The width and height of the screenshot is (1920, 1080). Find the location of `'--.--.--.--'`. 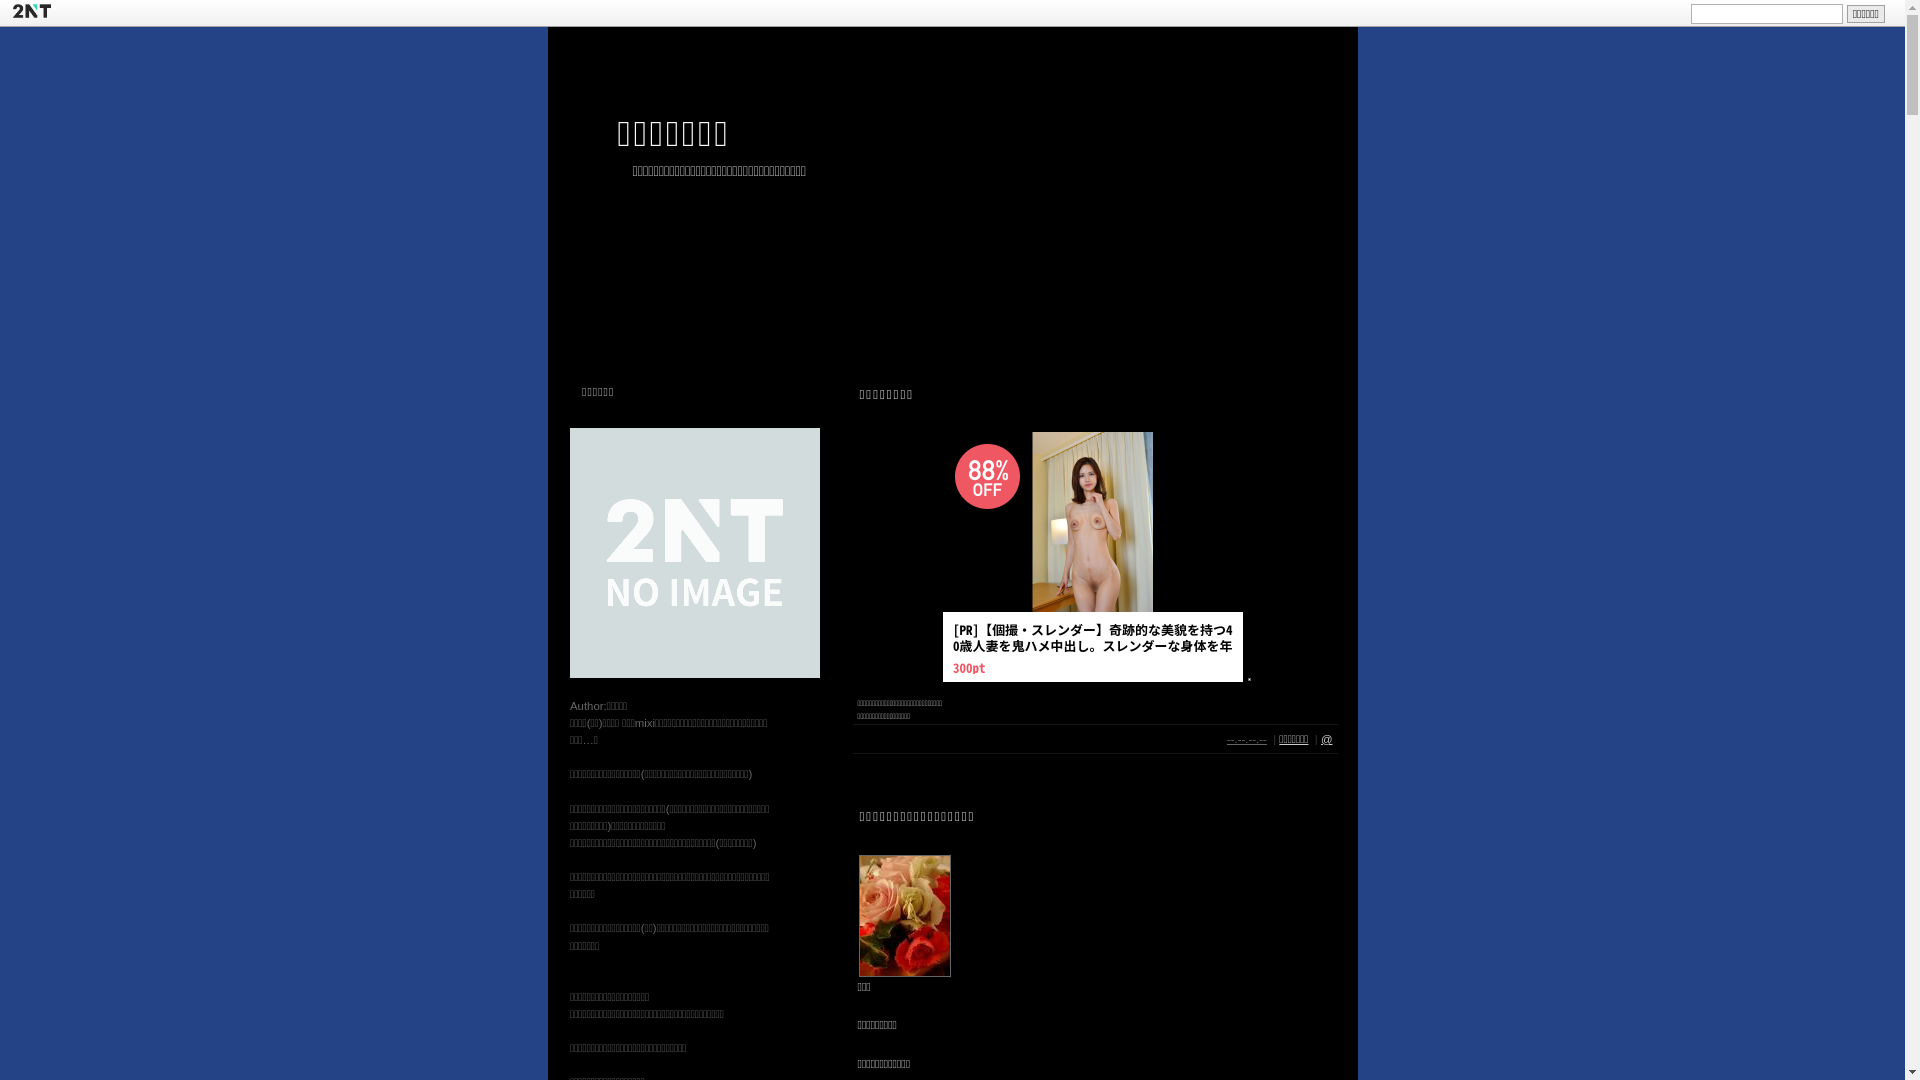

'--.--.--.--' is located at coordinates (1246, 739).